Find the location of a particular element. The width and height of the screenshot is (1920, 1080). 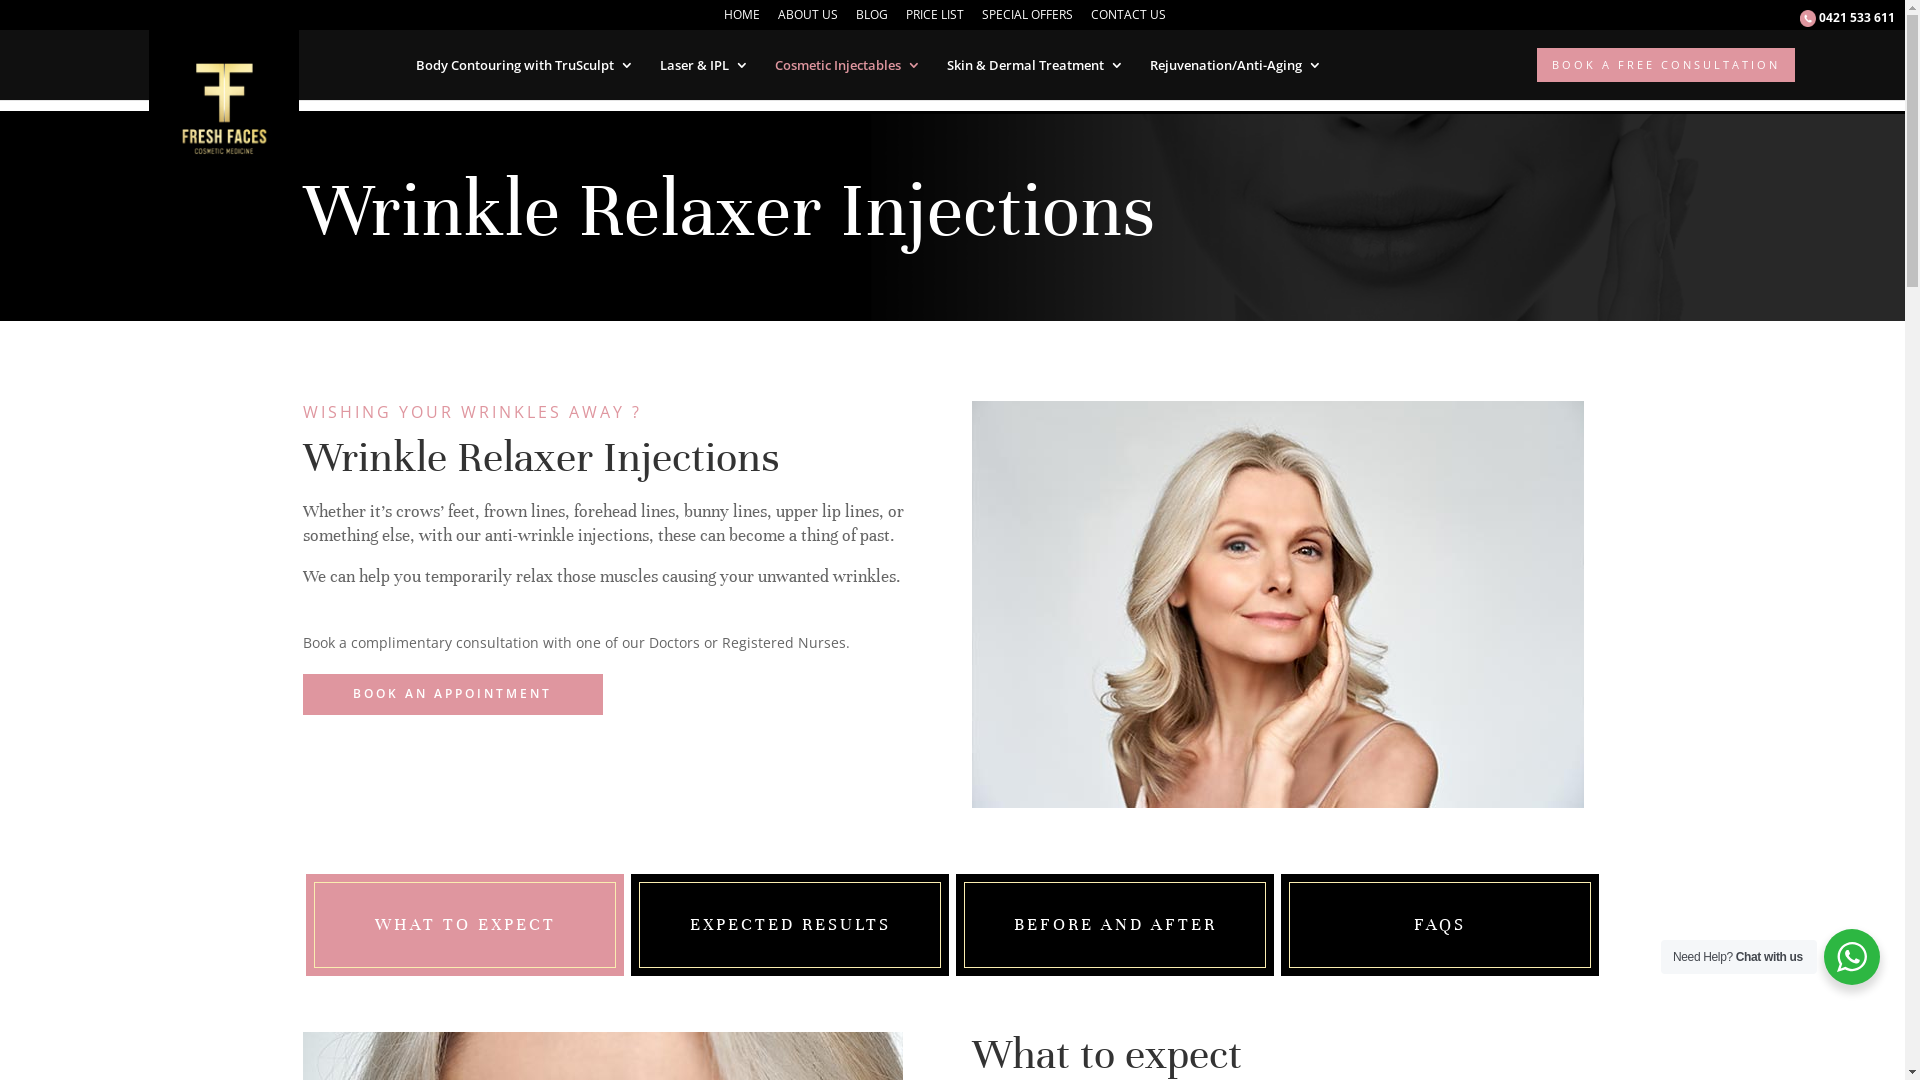

'BLOG' is located at coordinates (872, 19).